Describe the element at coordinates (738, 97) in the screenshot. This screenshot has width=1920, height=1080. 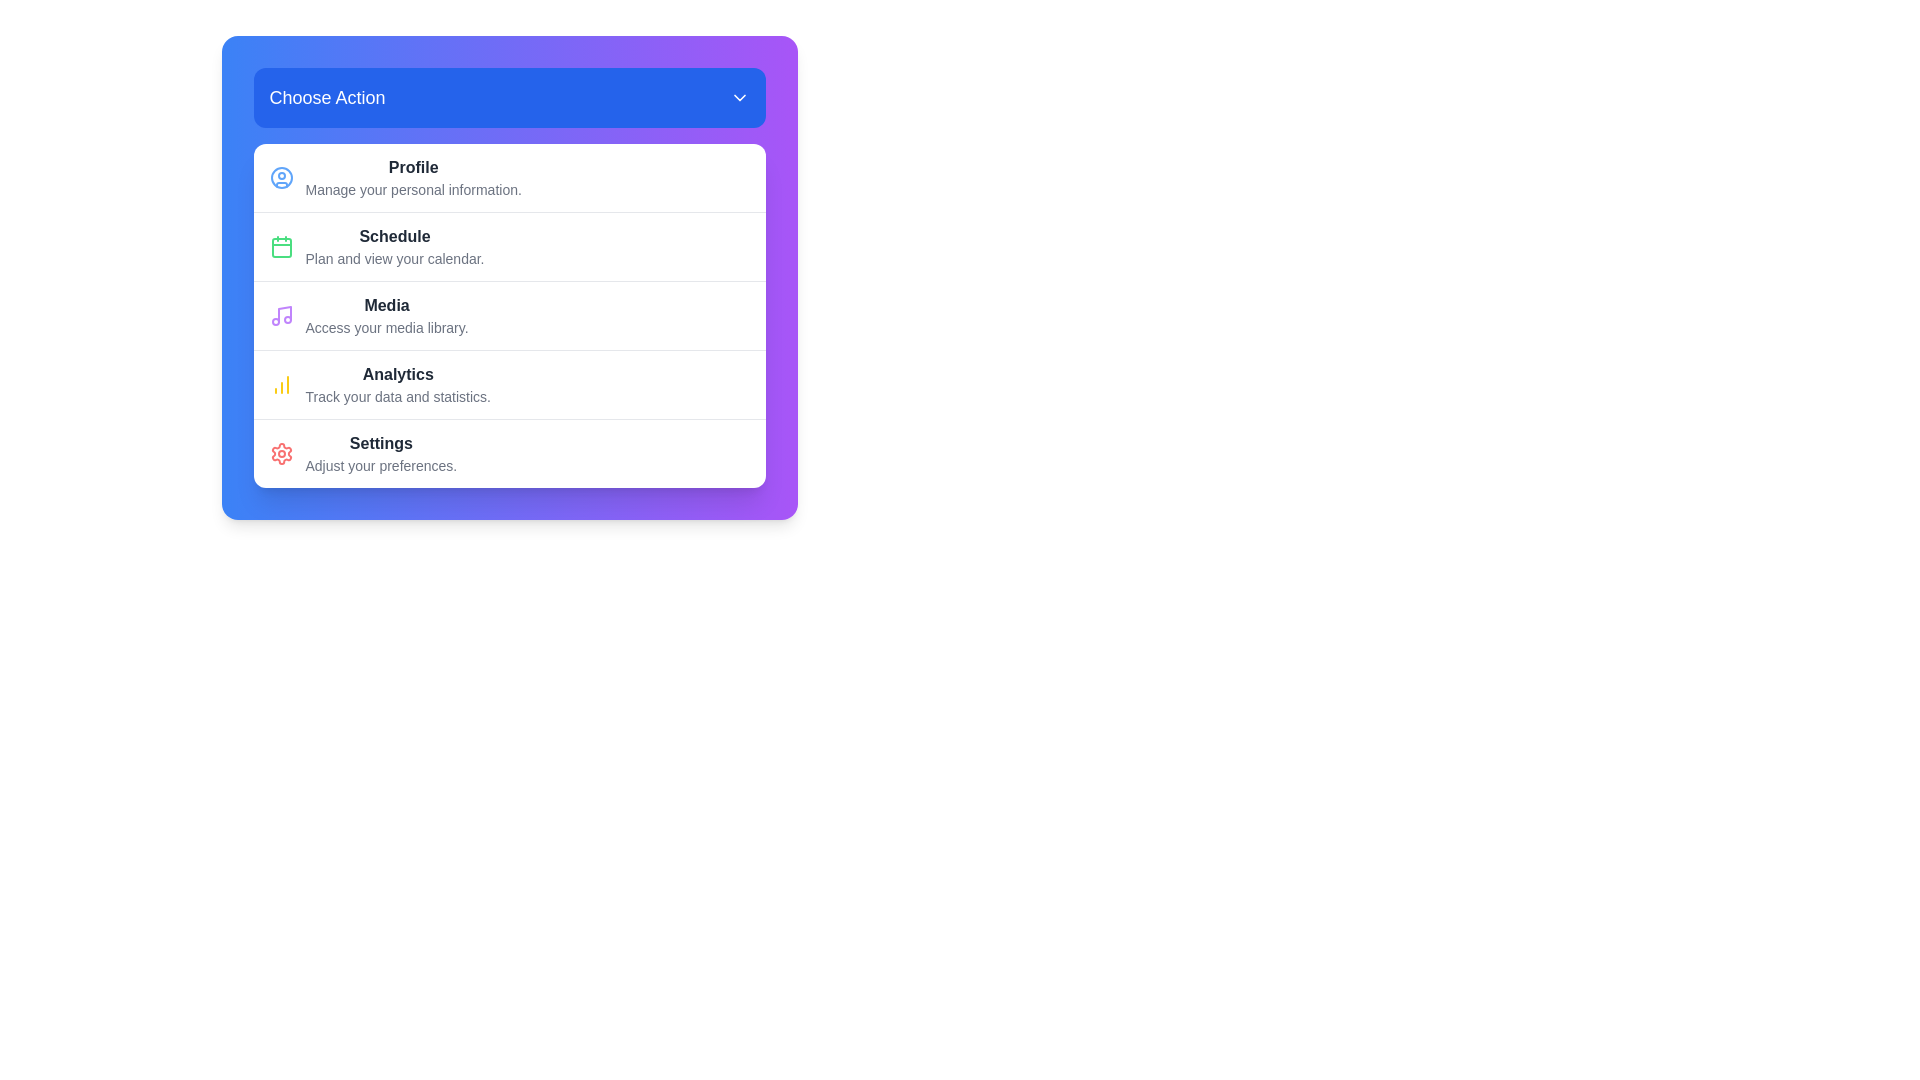
I see `the Dropdown indicator (chevron icon) located within the blue header bar, adjacent to the 'Choose Action' label, for accessibility purposes` at that location.